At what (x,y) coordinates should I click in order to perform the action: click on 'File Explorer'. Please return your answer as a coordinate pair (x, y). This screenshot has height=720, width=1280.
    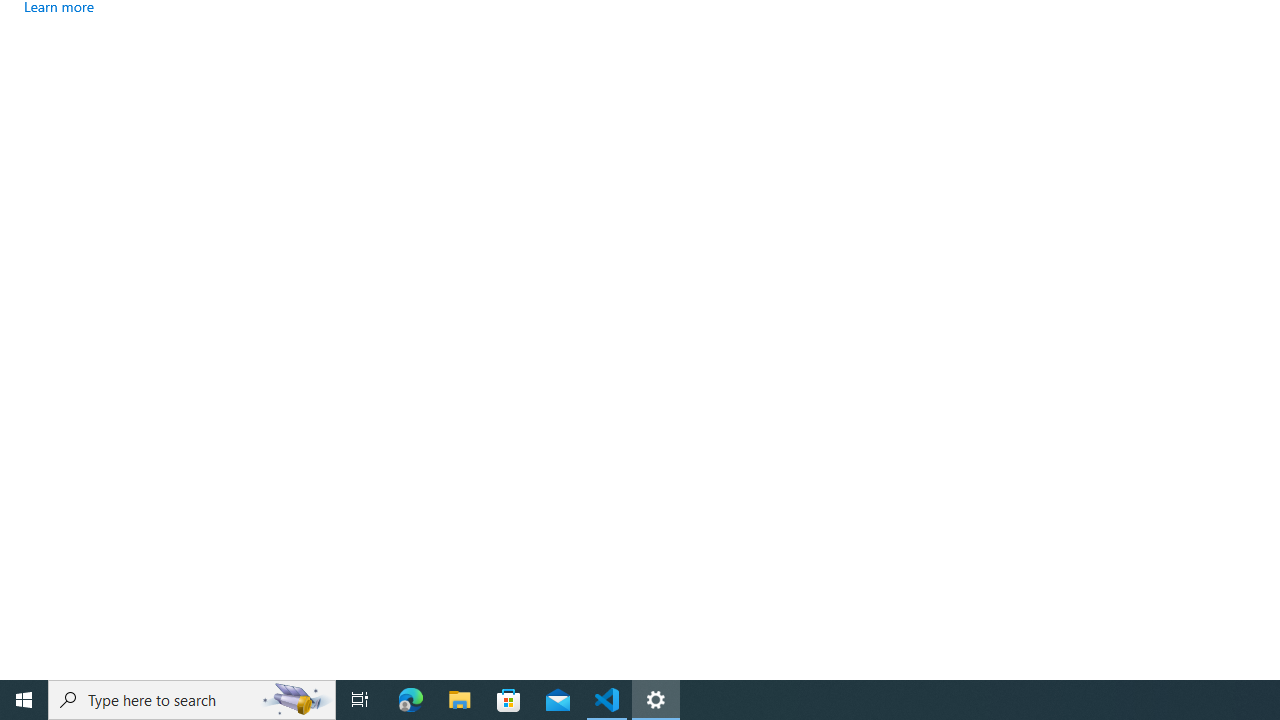
    Looking at the image, I should click on (459, 698).